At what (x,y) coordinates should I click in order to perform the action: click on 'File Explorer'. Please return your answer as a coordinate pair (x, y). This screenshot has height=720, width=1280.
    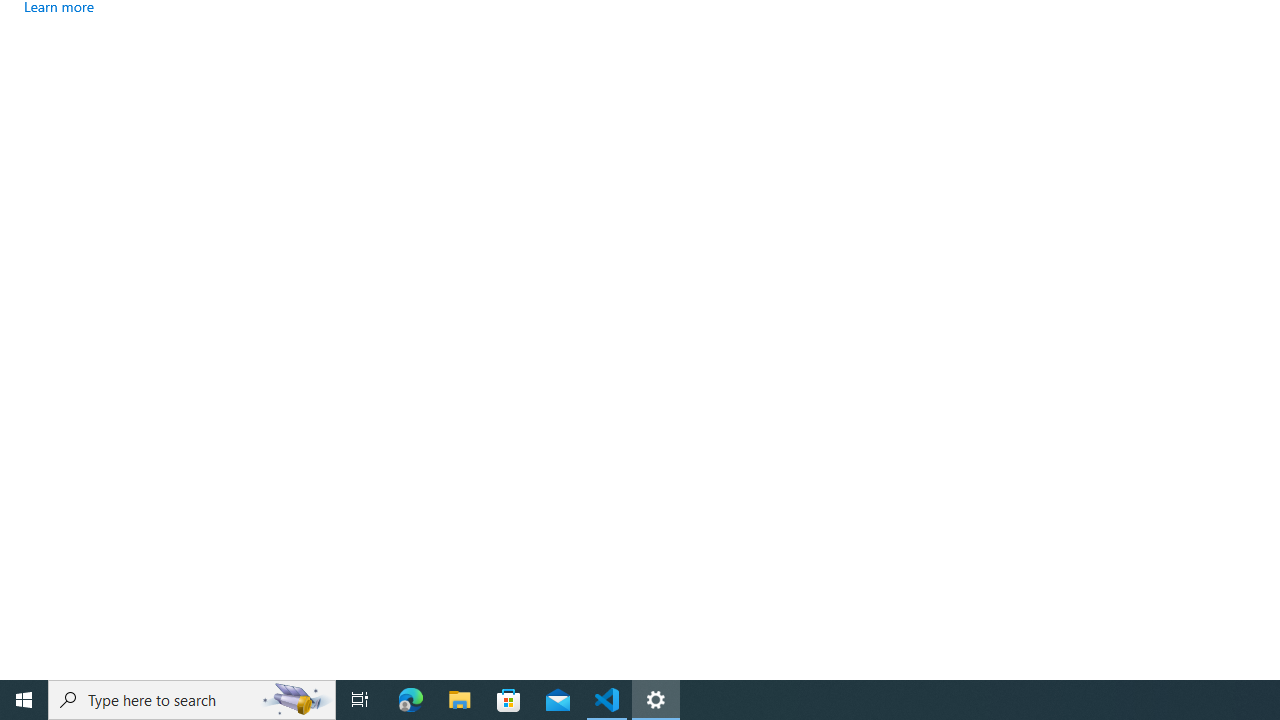
    Looking at the image, I should click on (459, 698).